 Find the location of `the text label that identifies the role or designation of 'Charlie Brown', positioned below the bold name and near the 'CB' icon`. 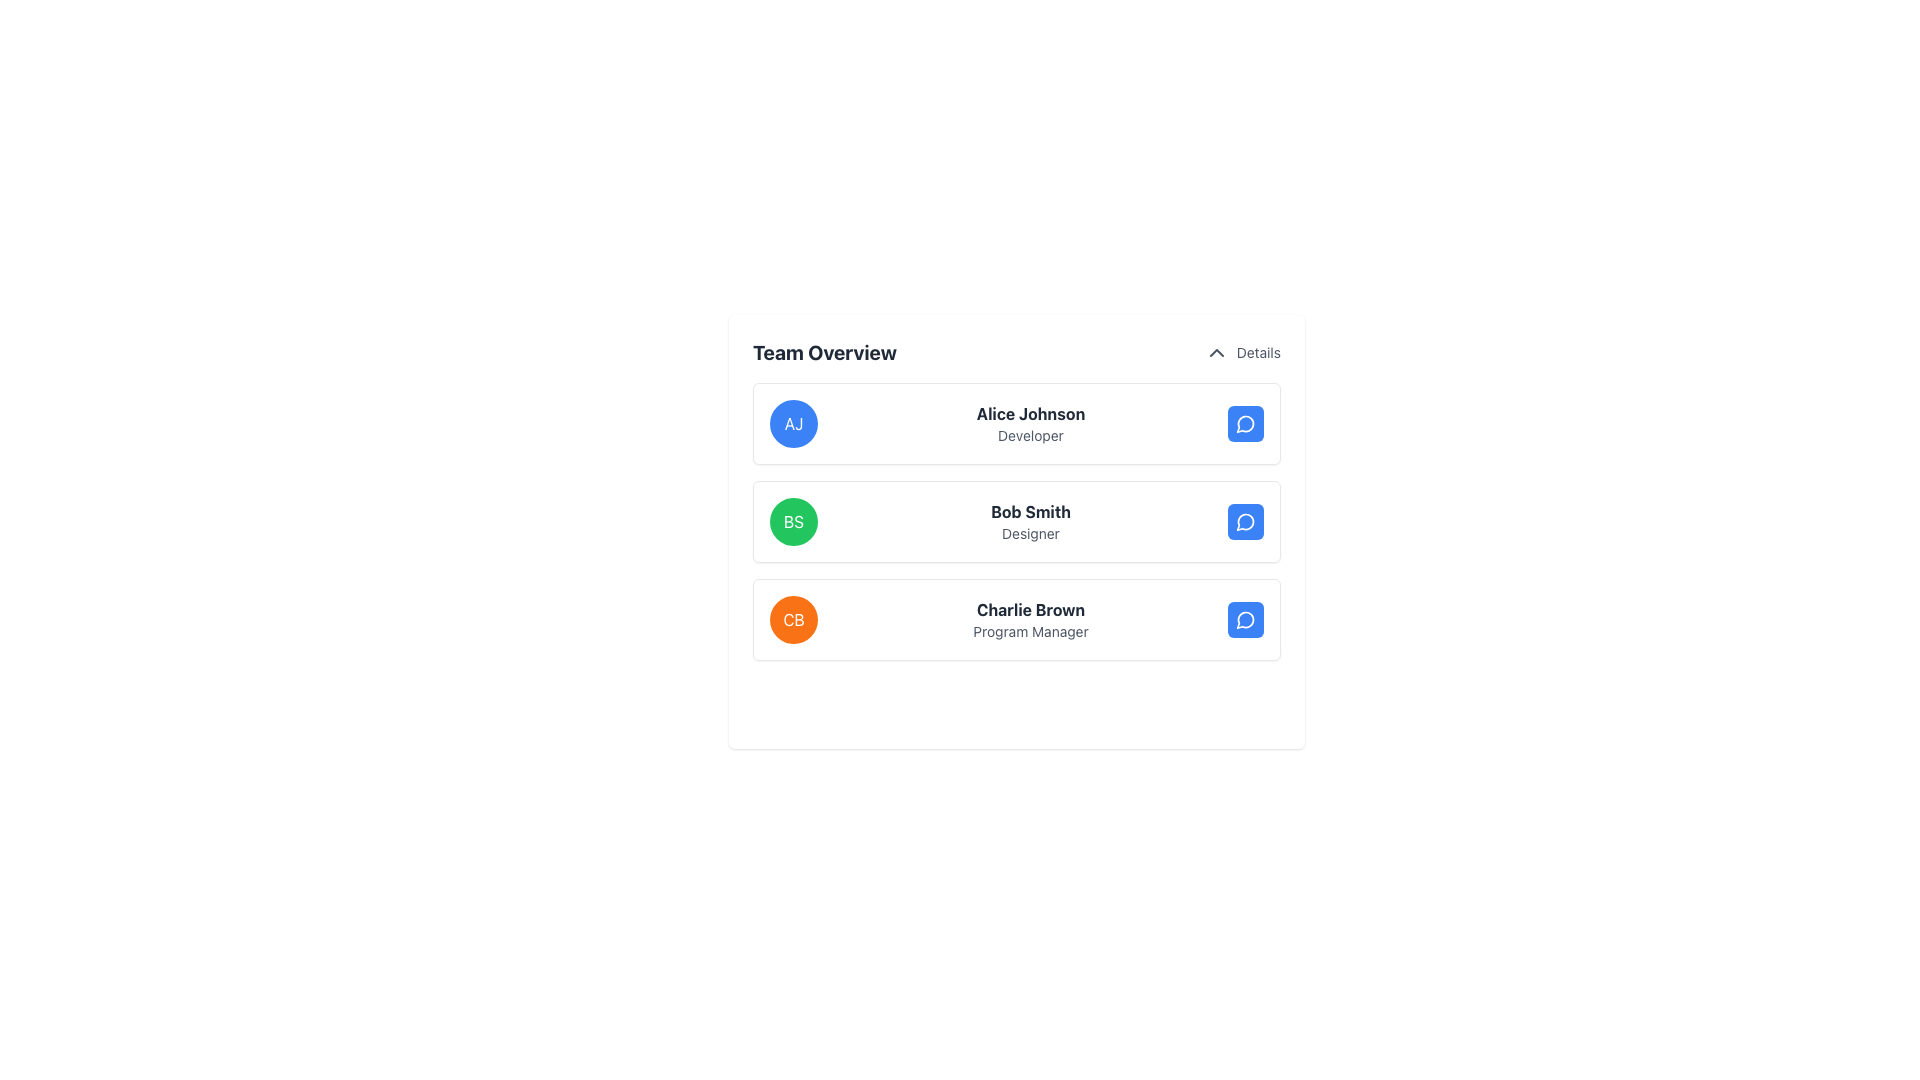

the text label that identifies the role or designation of 'Charlie Brown', positioned below the bold name and near the 'CB' icon is located at coordinates (1031, 632).